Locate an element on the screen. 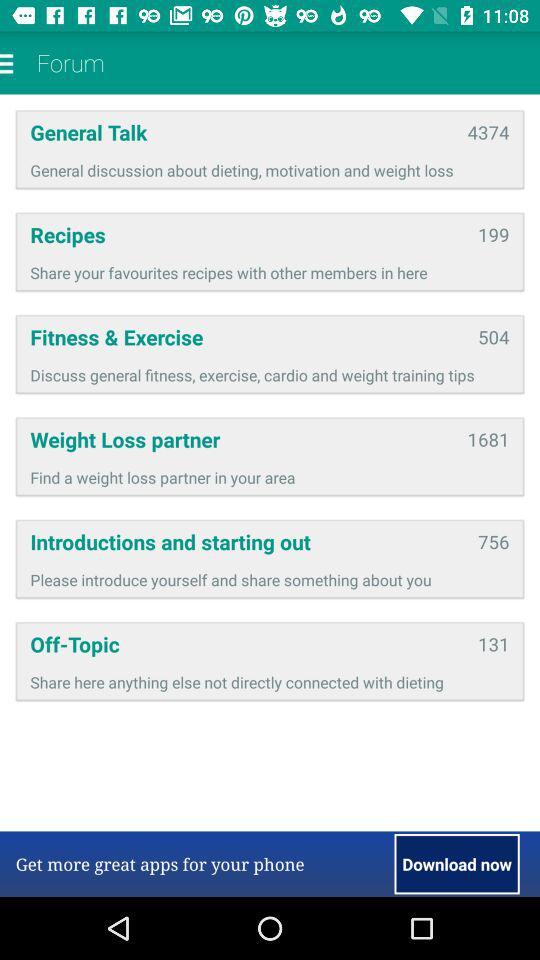  introductions and starting item is located at coordinates (247, 541).